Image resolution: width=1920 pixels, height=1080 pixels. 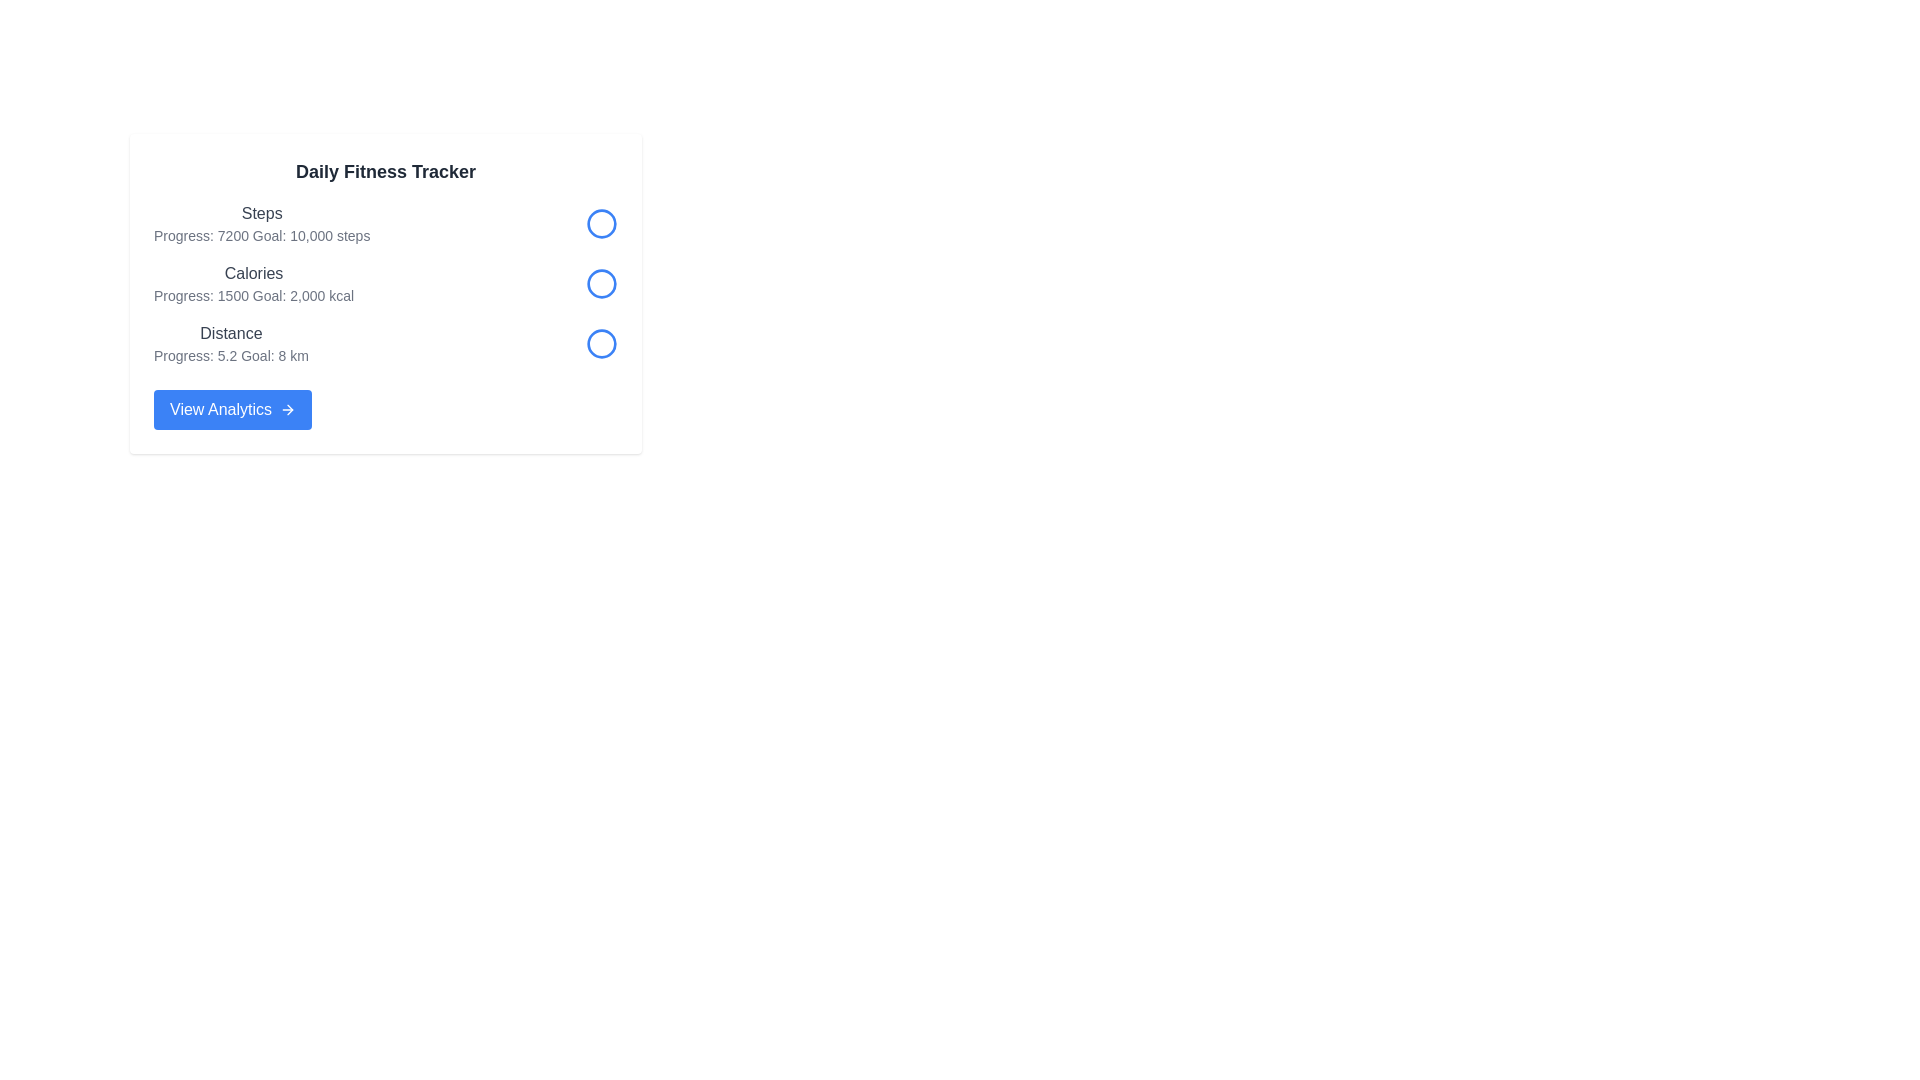 What do you see at coordinates (253, 273) in the screenshot?
I see `the text label reading 'Calories', which is styled with a gray color and medium font weight, positioned under the heading 'Daily Fitness Tracker'` at bounding box center [253, 273].